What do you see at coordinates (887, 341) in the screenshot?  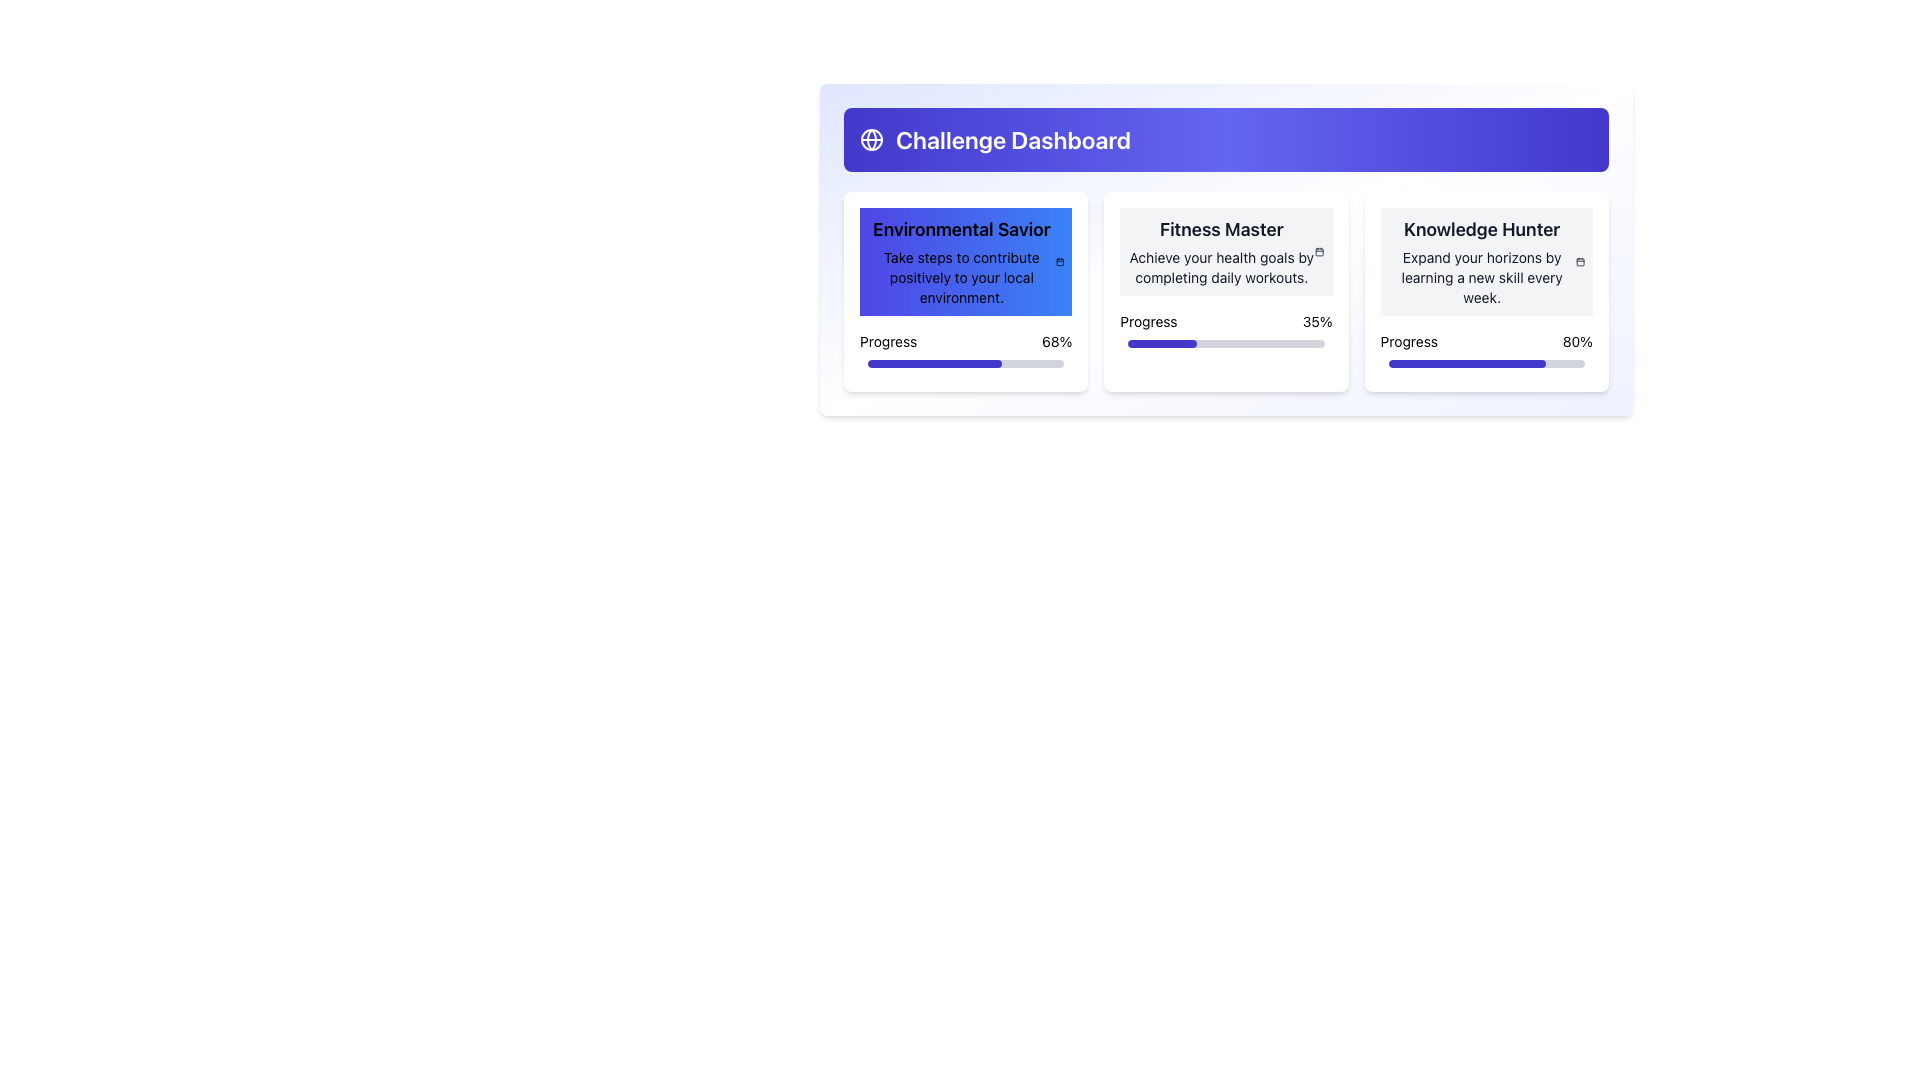 I see `the text label displaying 'Progress' located in the bottom-left section of the 'Environmental Savior' card, which precedes the percentage label '68%'` at bounding box center [887, 341].